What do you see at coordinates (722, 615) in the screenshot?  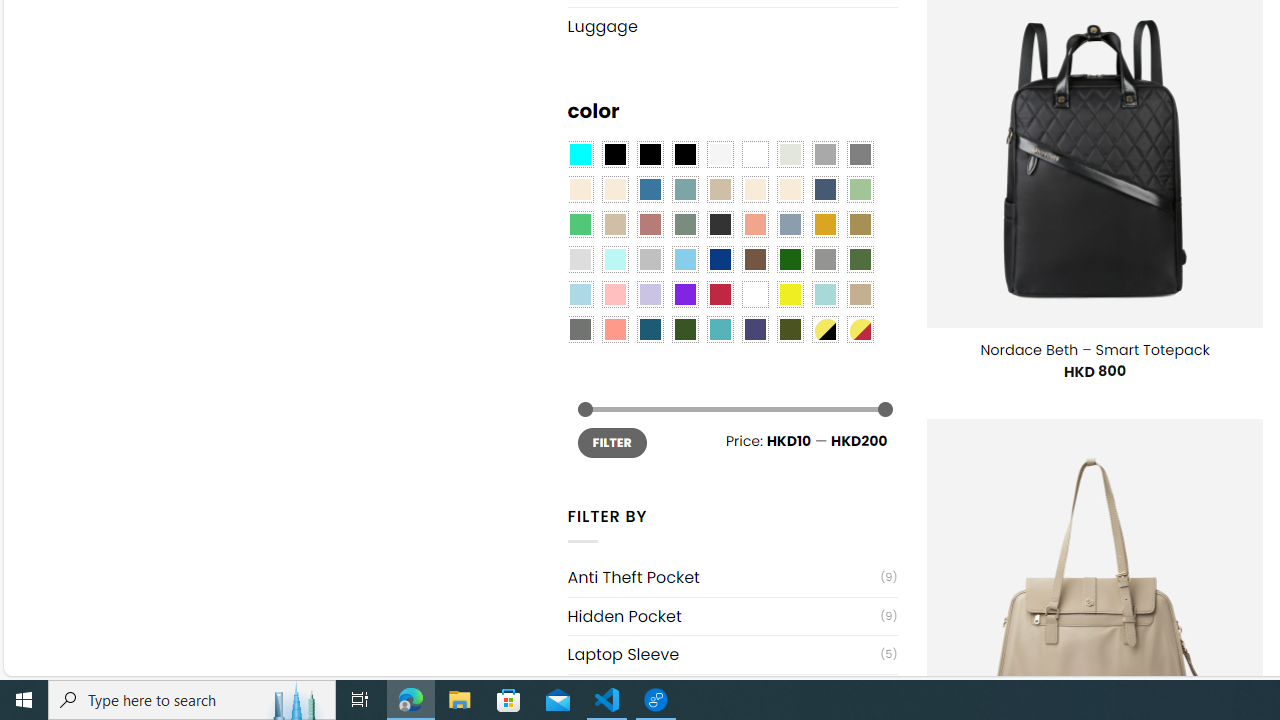 I see `'Hidden Pocket'` at bounding box center [722, 615].